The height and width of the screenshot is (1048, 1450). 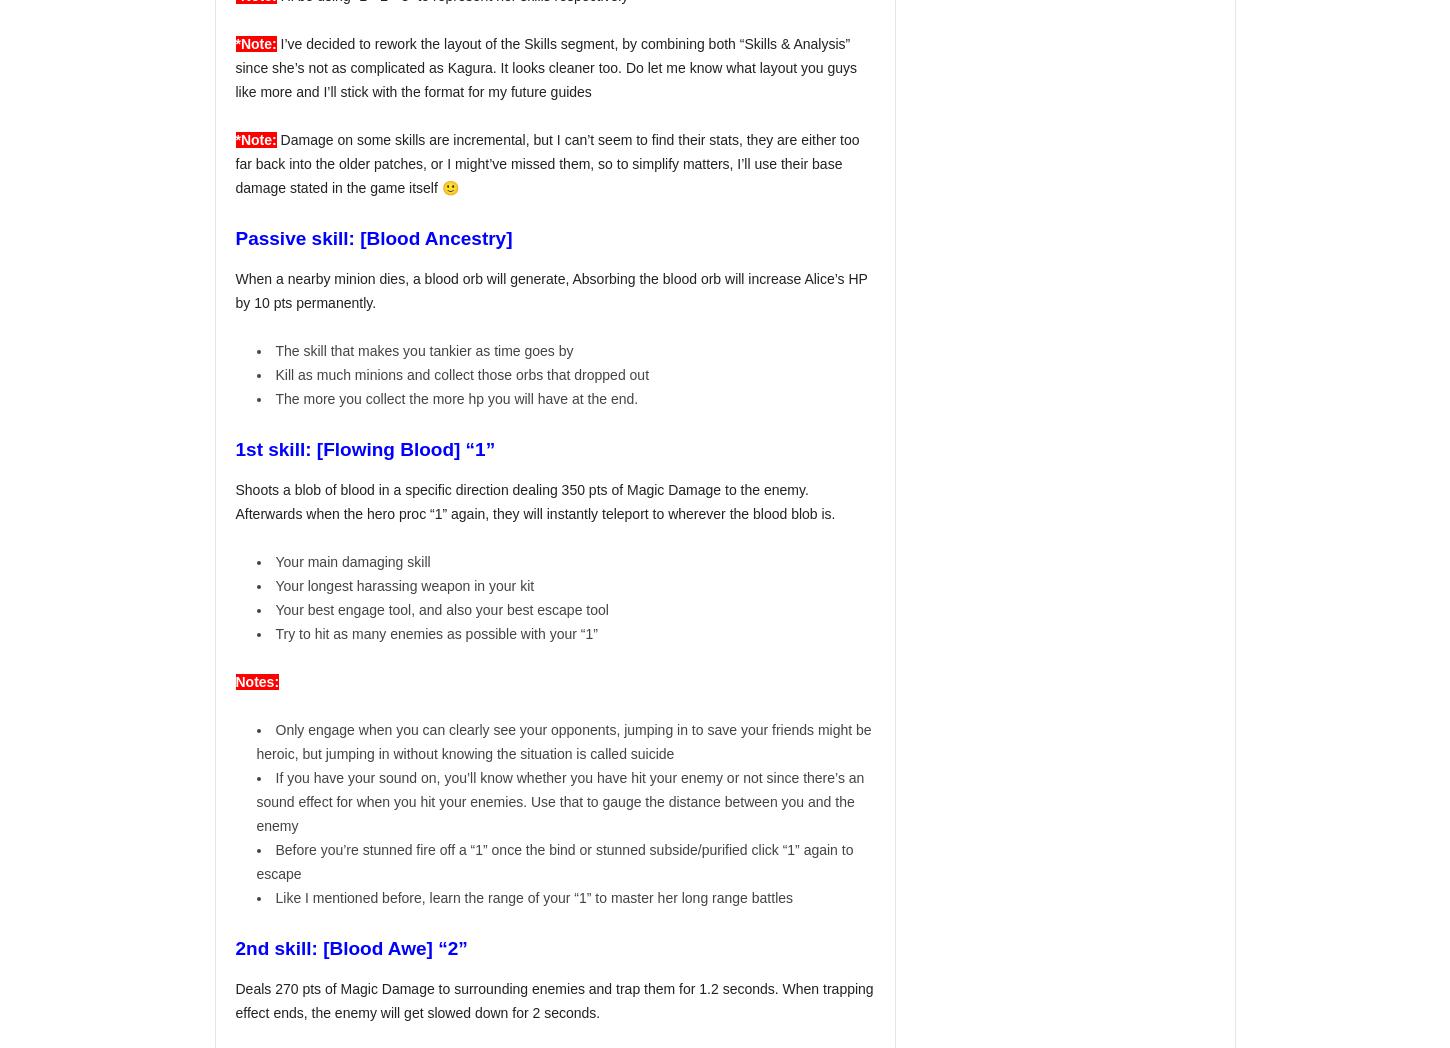 What do you see at coordinates (352, 561) in the screenshot?
I see `'Your main damaging skill'` at bounding box center [352, 561].